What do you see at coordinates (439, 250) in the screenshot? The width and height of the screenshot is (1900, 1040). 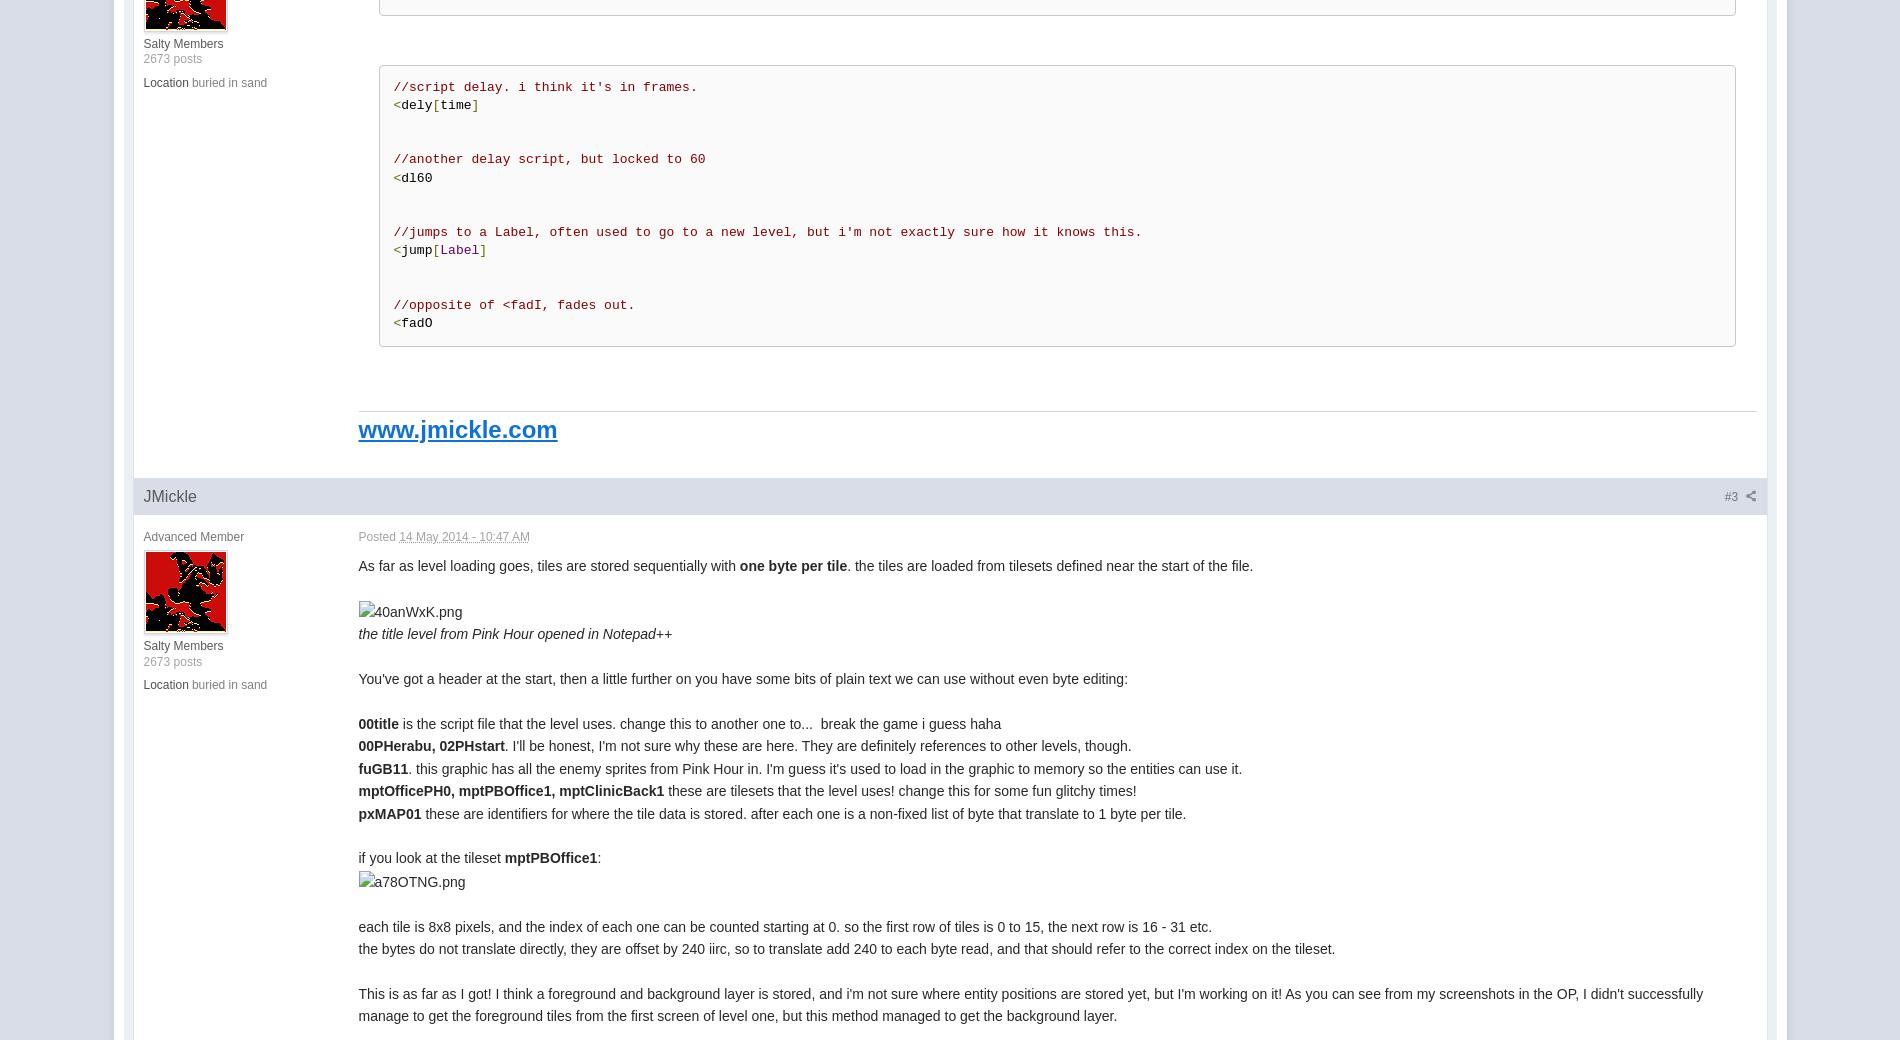 I see `'Label'` at bounding box center [439, 250].